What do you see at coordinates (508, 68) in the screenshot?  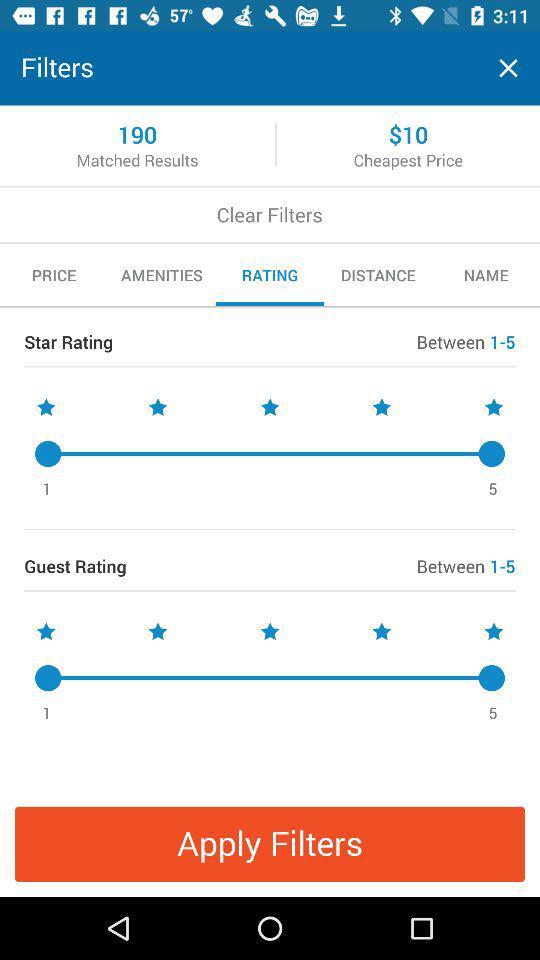 I see `close` at bounding box center [508, 68].